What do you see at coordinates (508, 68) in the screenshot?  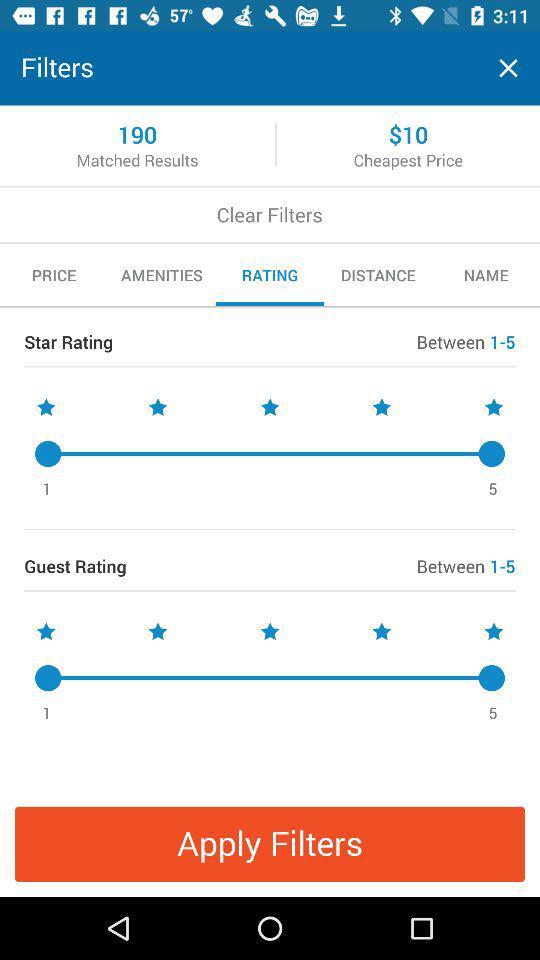 I see `close` at bounding box center [508, 68].